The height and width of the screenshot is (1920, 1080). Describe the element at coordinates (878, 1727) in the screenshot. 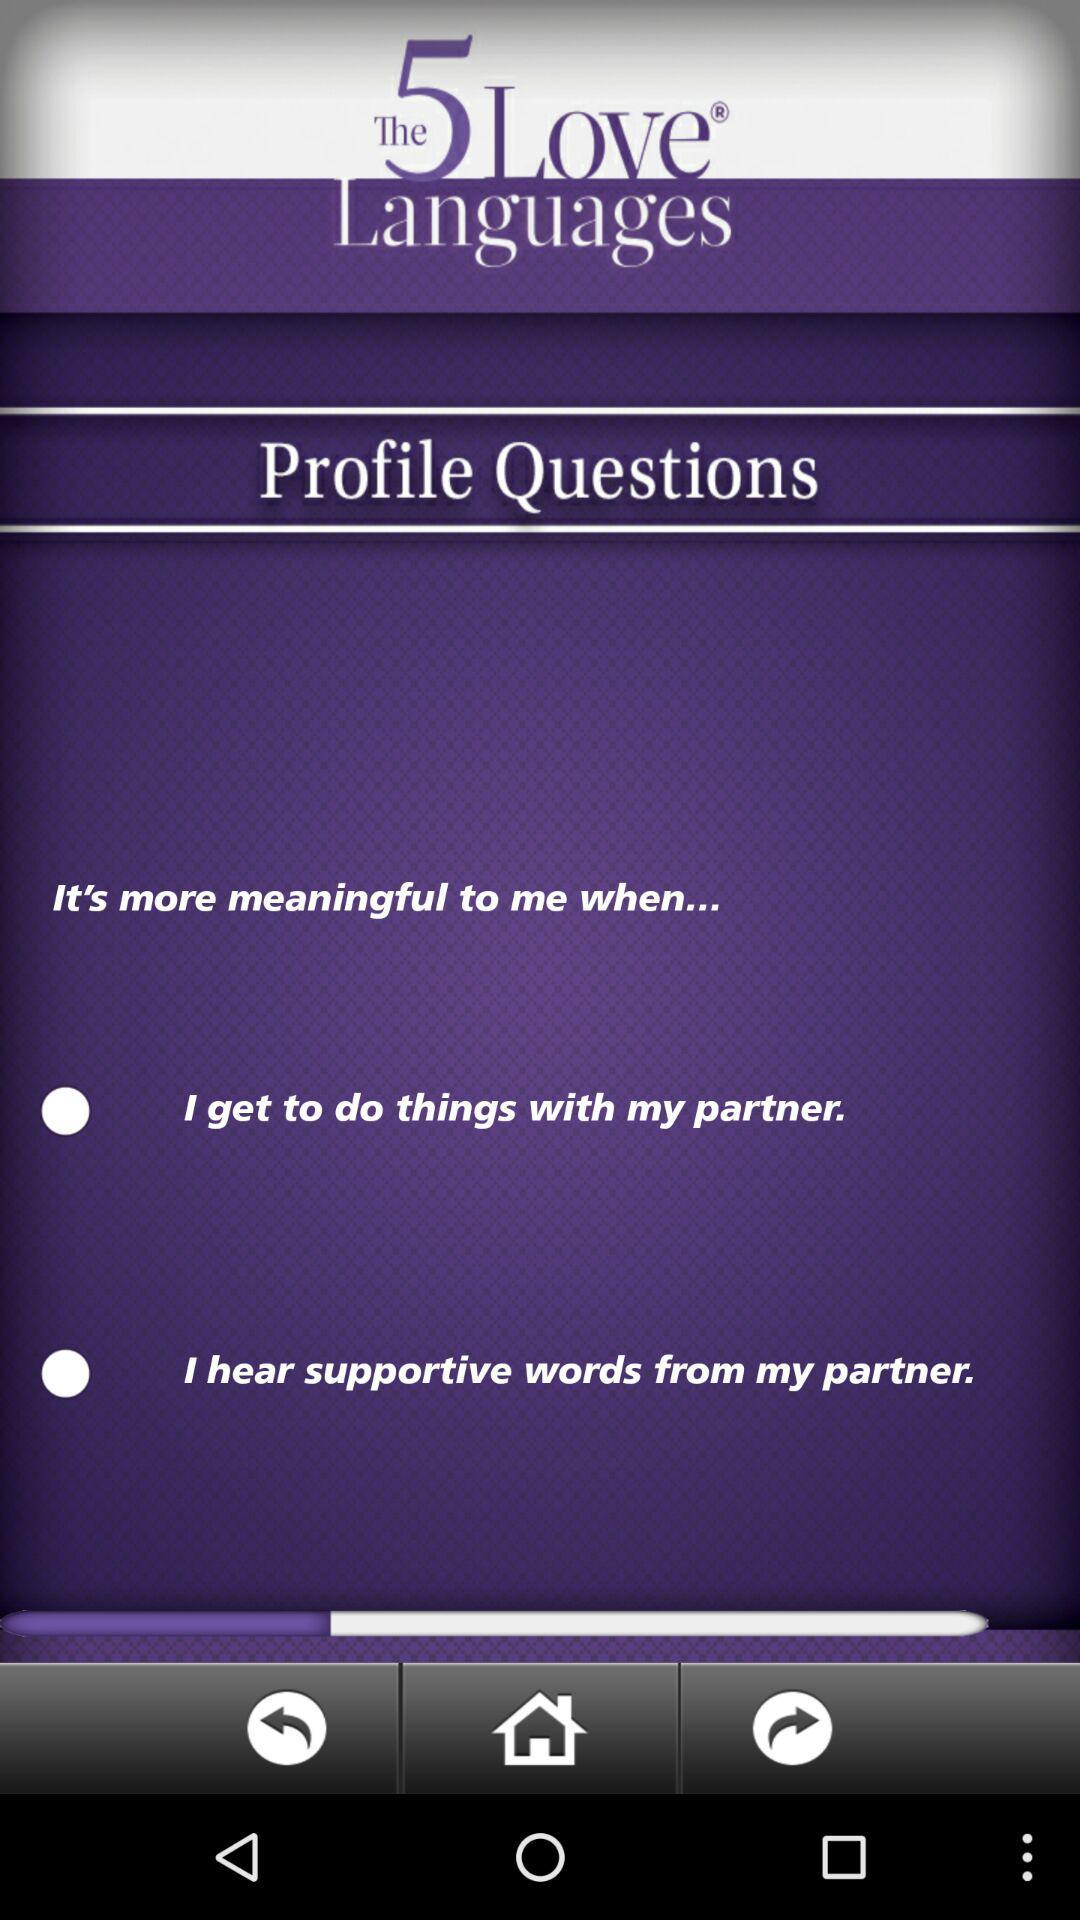

I see `go forward` at that location.